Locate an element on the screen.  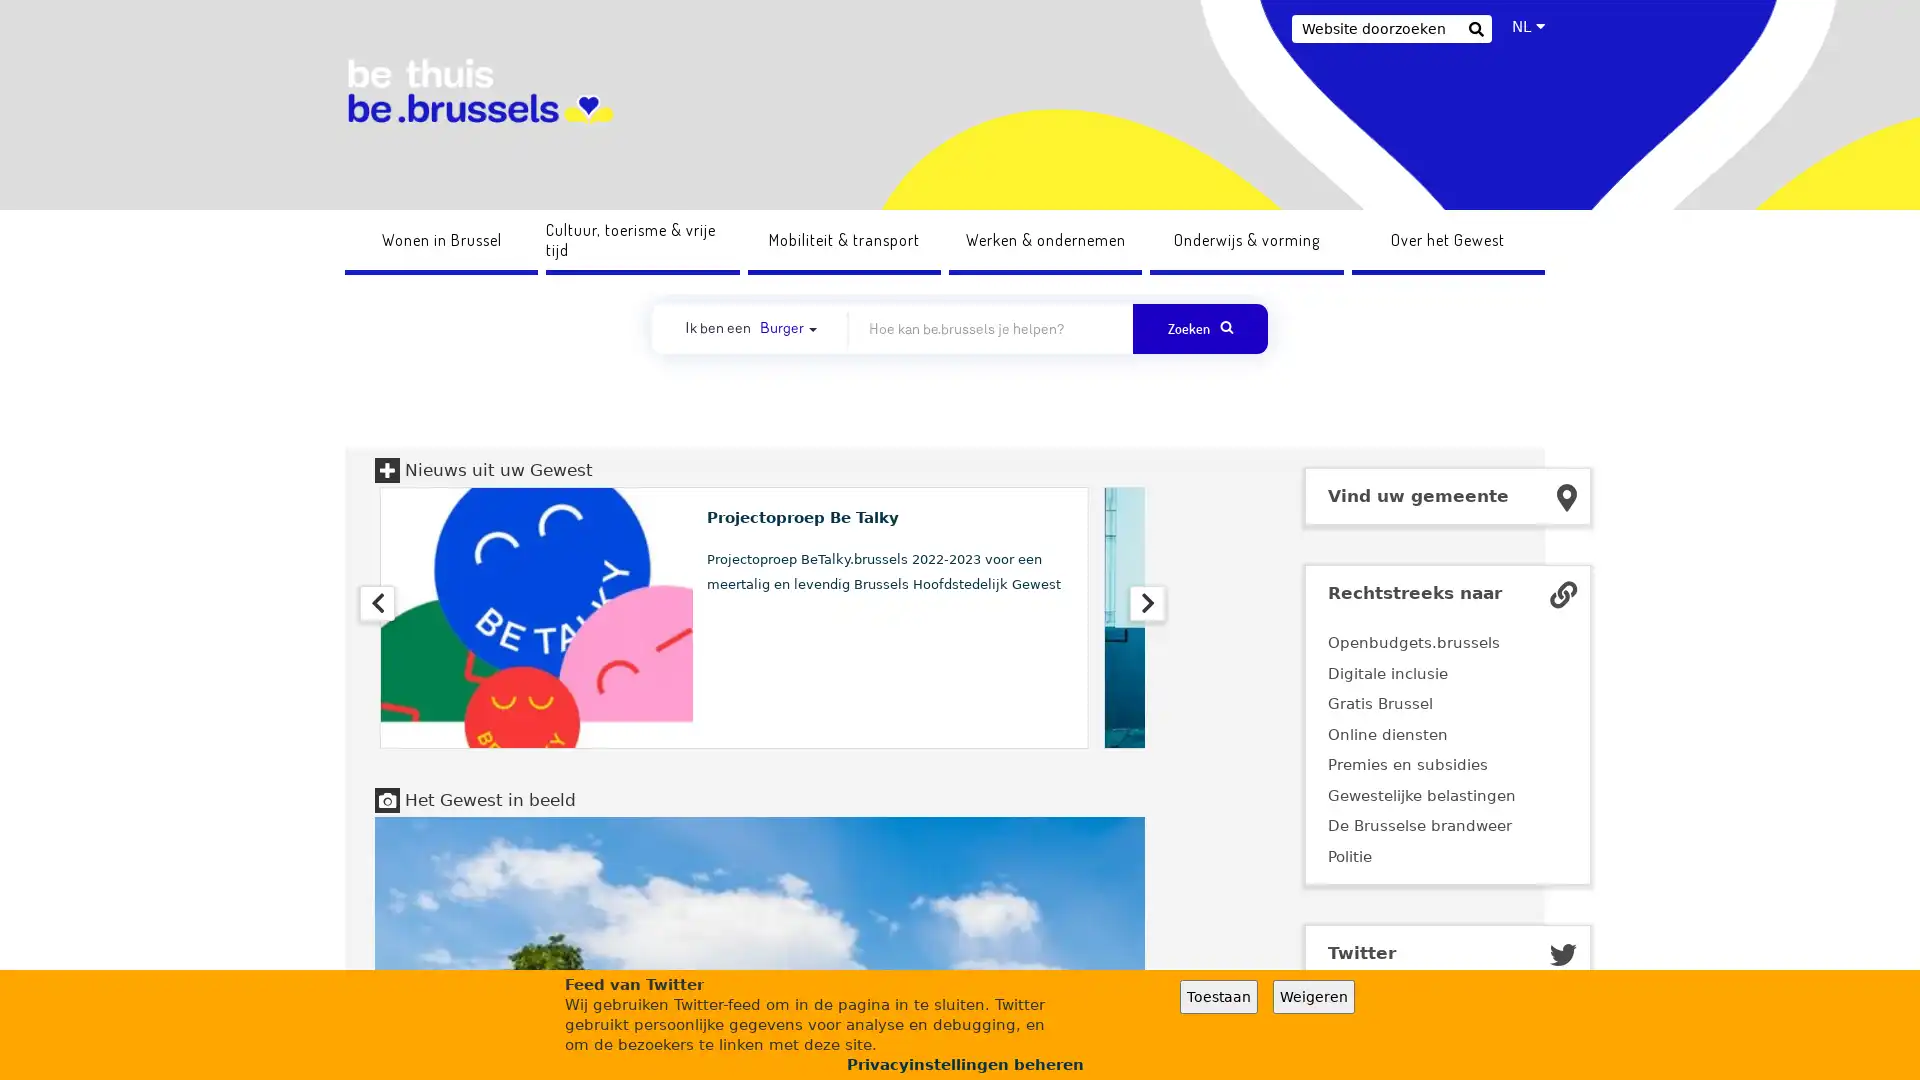
Weigeren is located at coordinates (1314, 996).